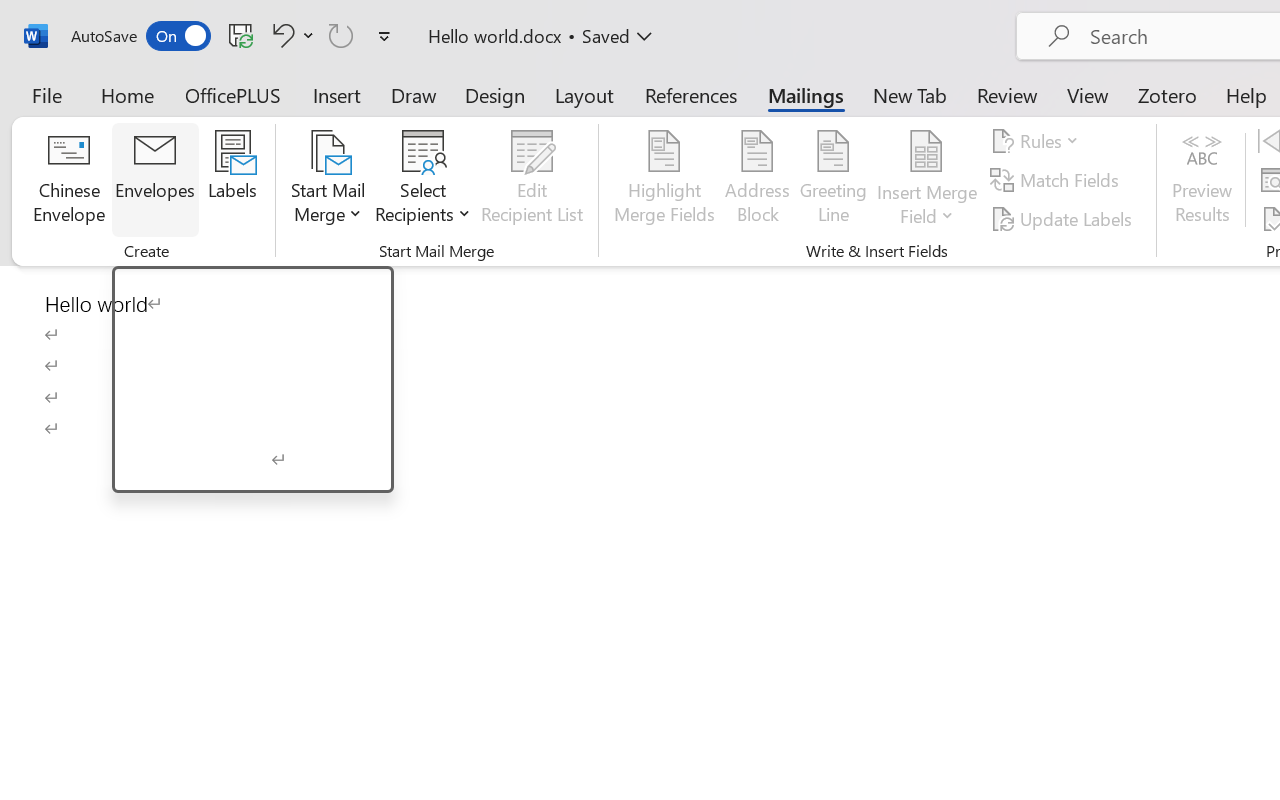  I want to click on 'Layout', so click(583, 94).